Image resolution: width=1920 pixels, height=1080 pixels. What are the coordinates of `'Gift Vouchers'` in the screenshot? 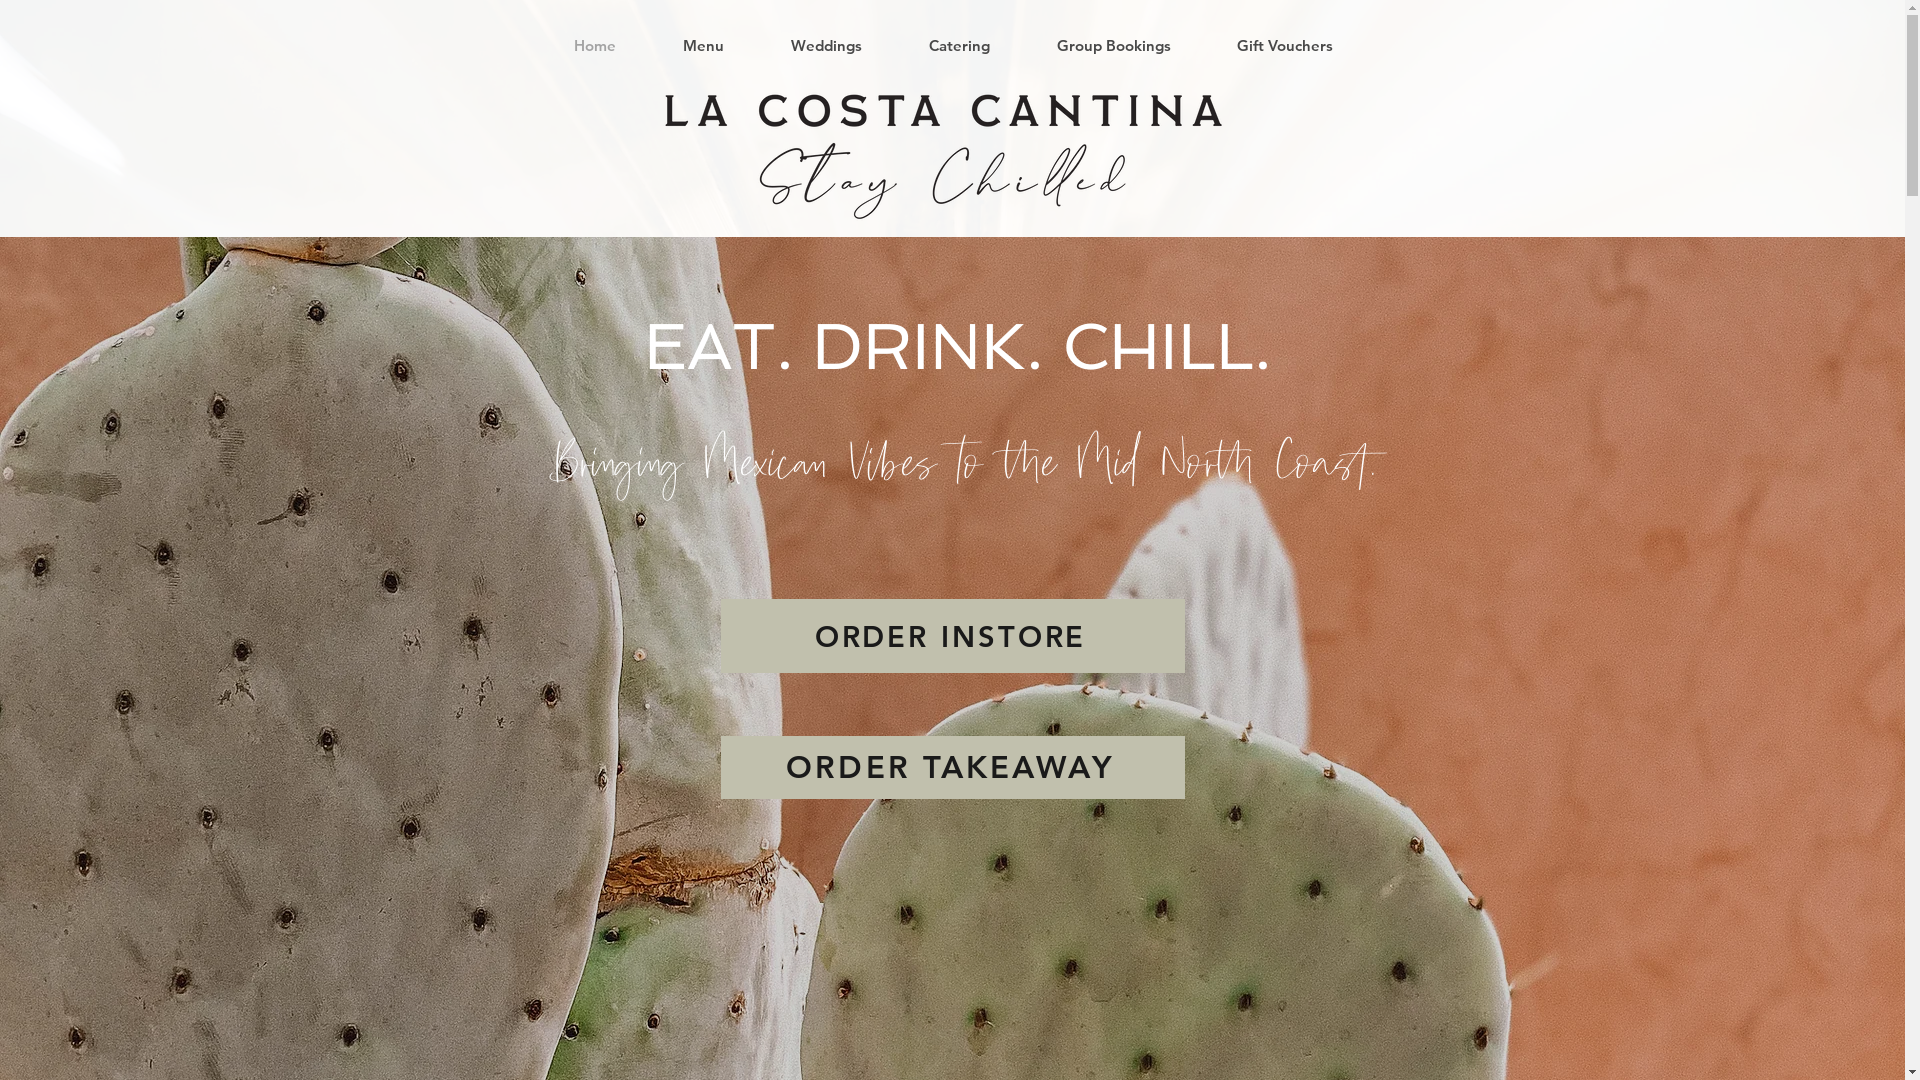 It's located at (1285, 45).